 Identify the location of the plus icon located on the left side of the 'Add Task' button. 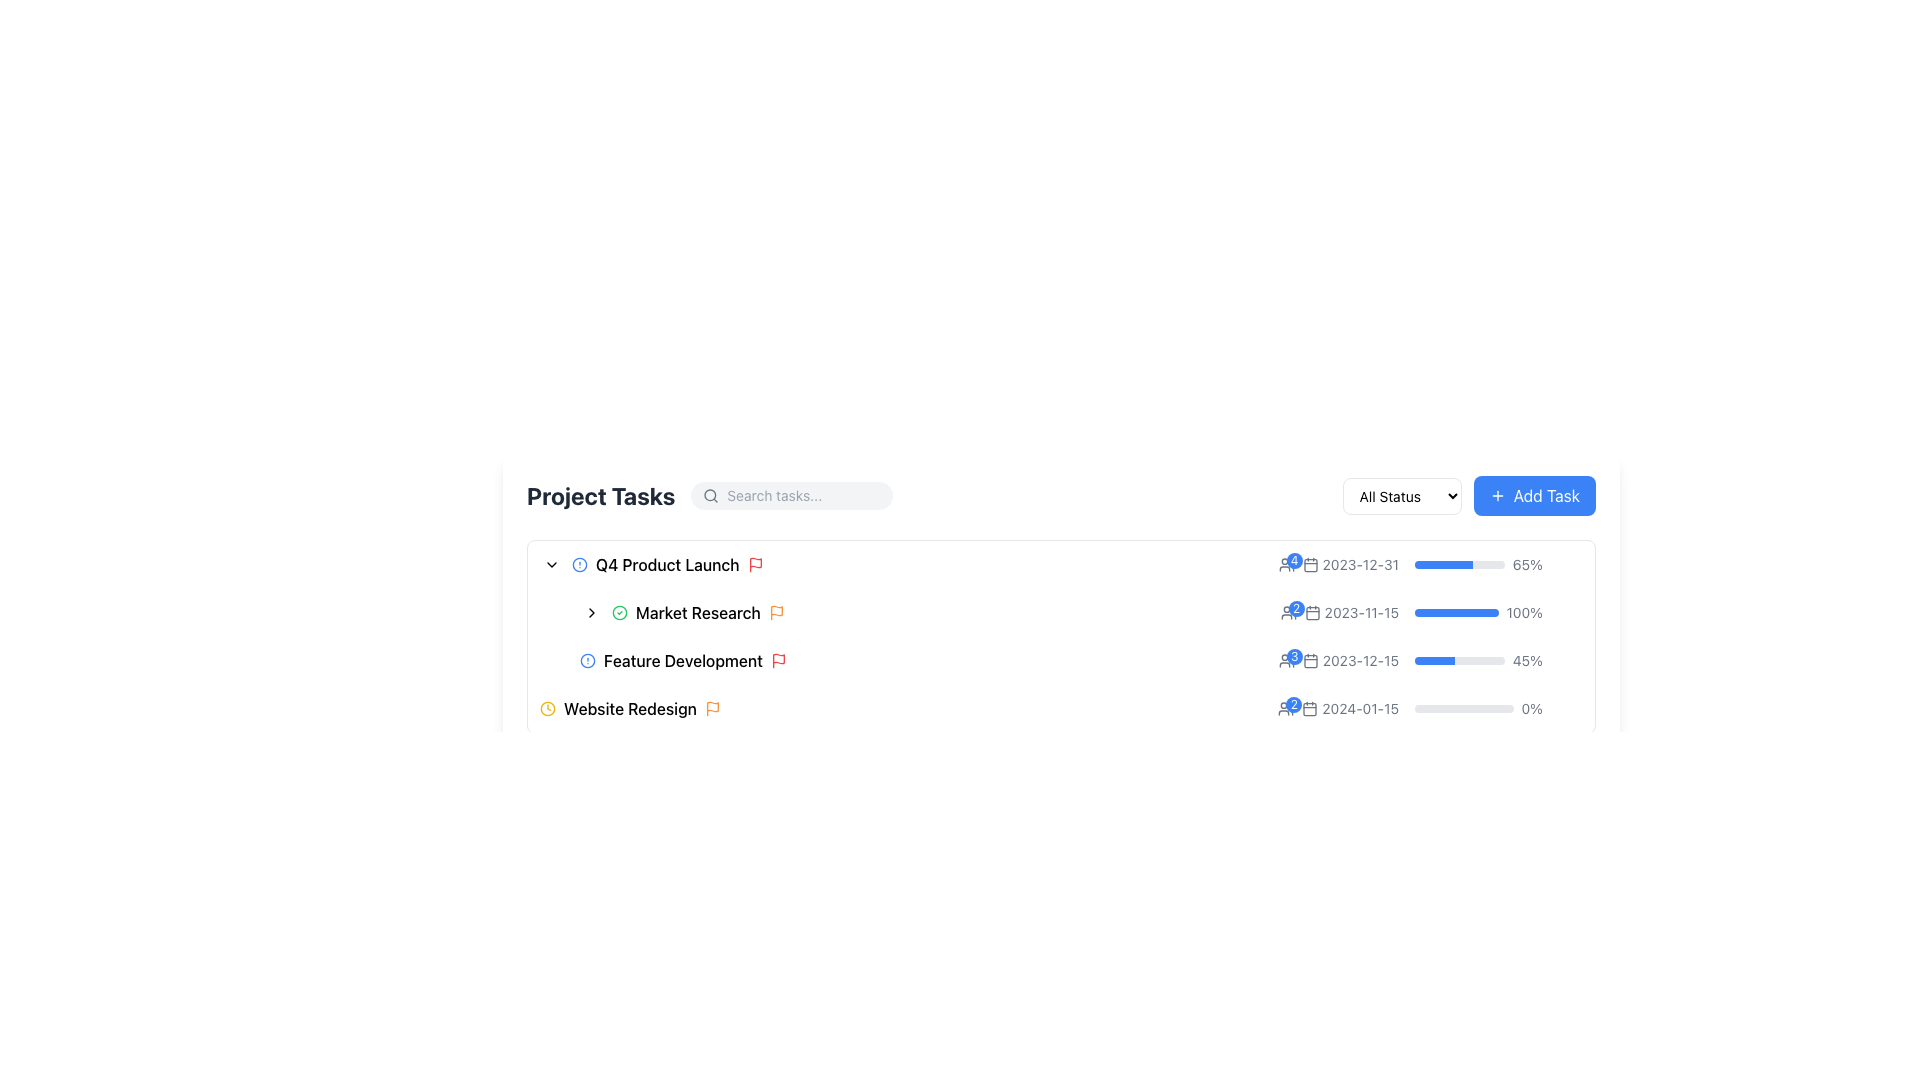
(1497, 495).